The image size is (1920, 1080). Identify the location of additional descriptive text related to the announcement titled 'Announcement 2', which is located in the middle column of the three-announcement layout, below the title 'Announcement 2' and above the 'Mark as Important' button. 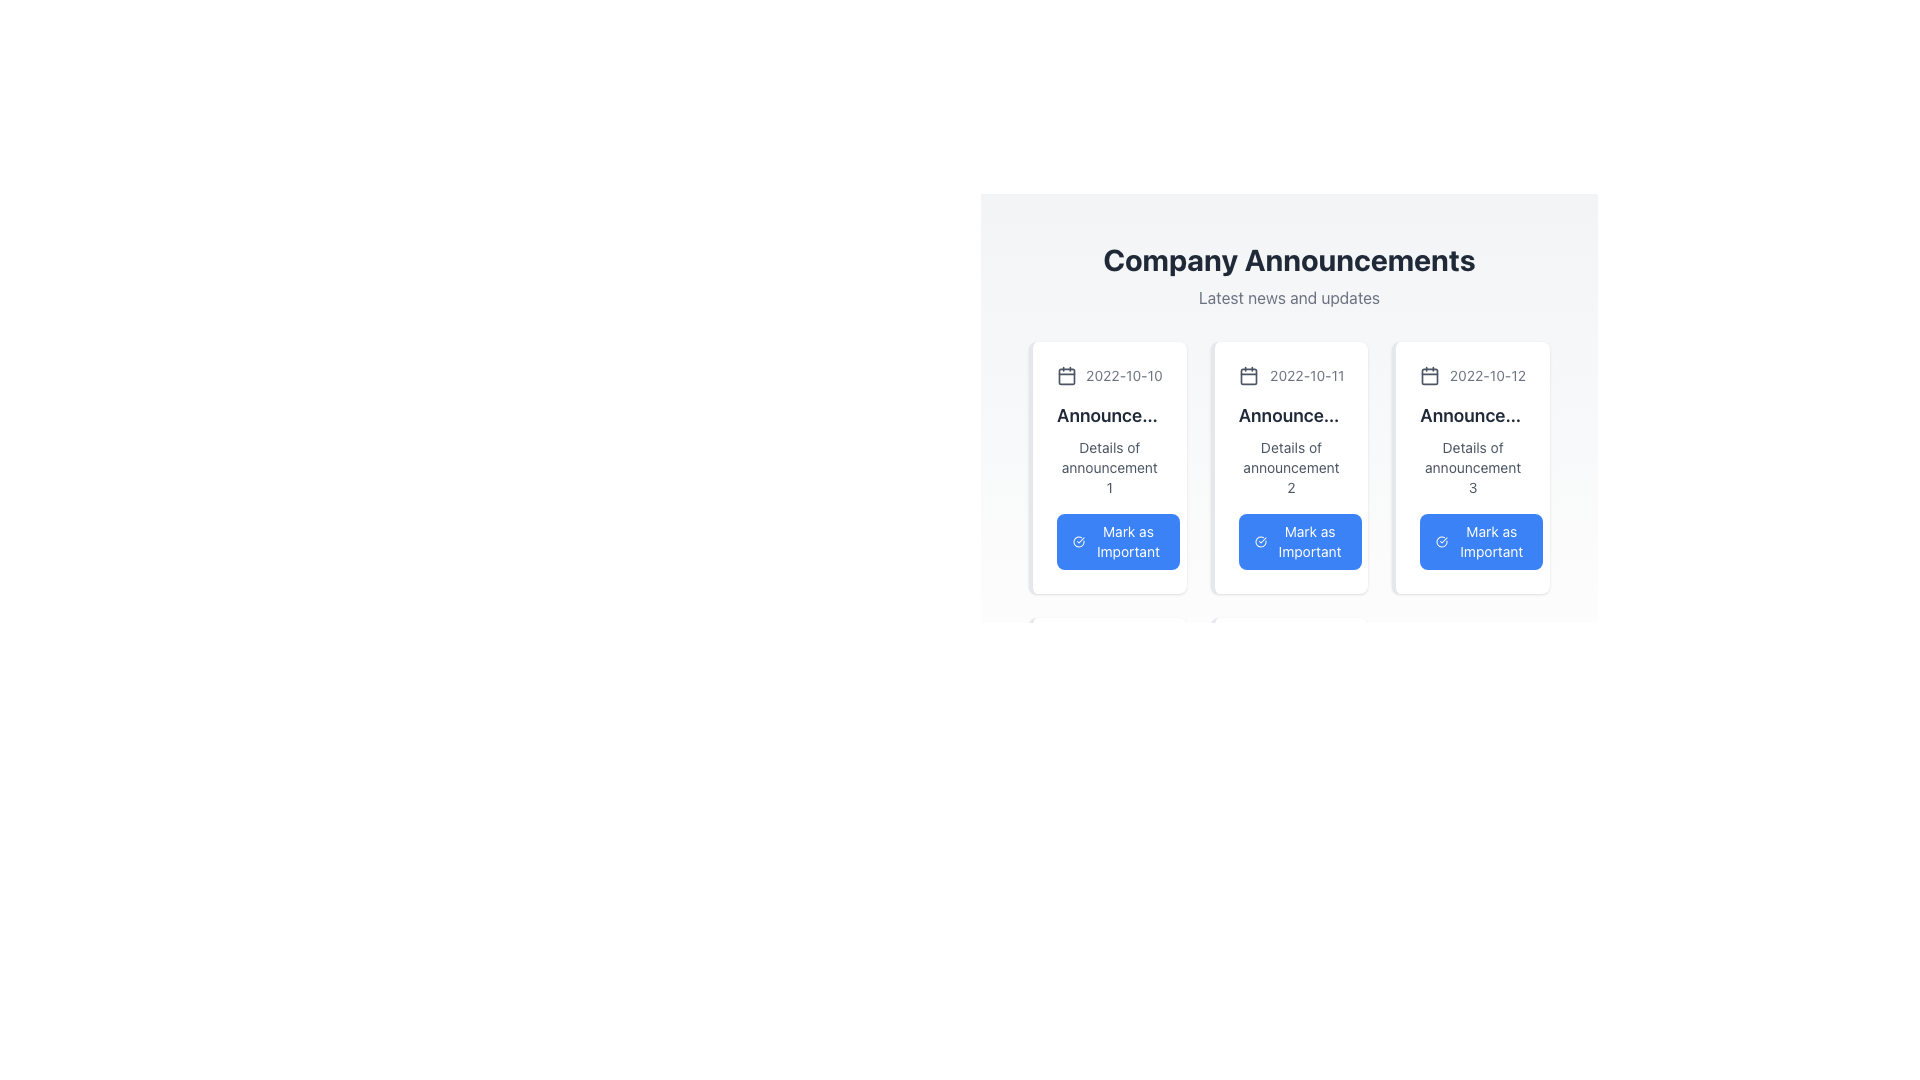
(1291, 467).